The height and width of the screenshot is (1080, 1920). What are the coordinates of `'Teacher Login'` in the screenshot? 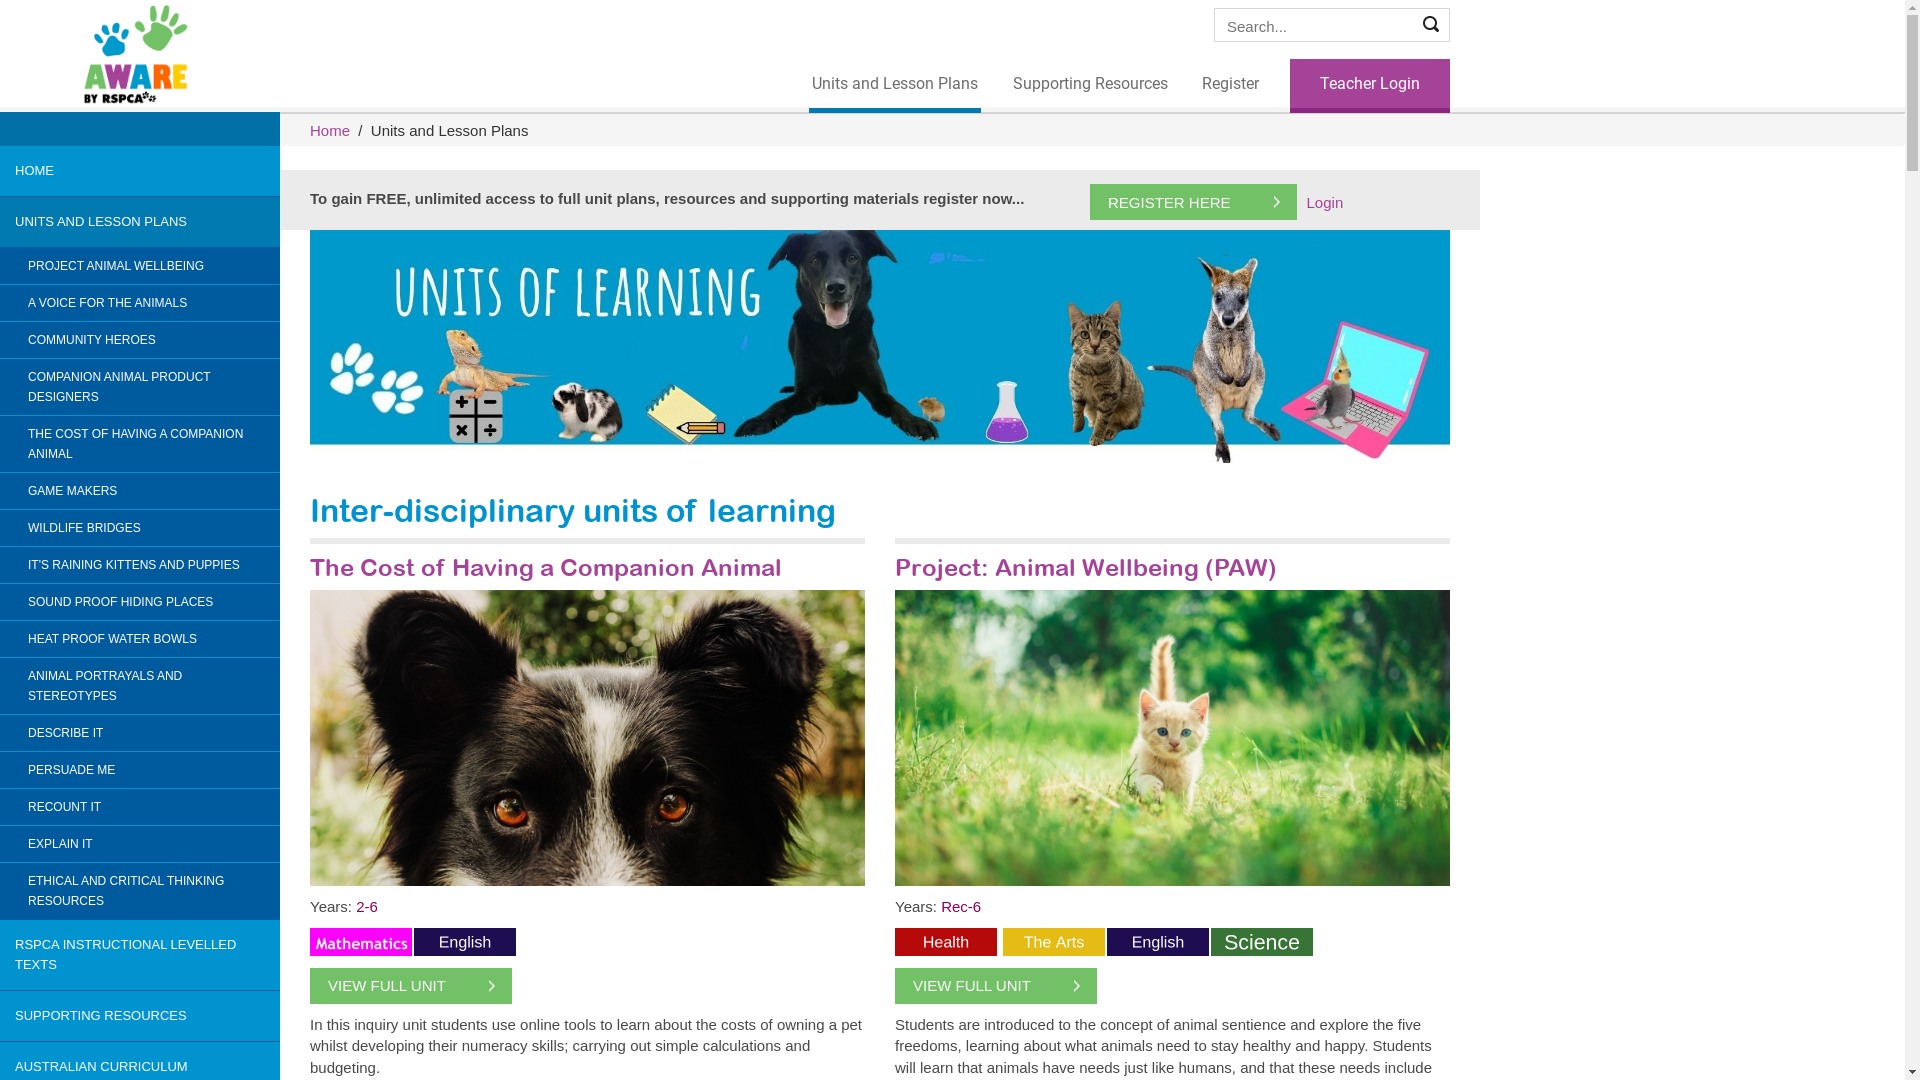 It's located at (1368, 84).